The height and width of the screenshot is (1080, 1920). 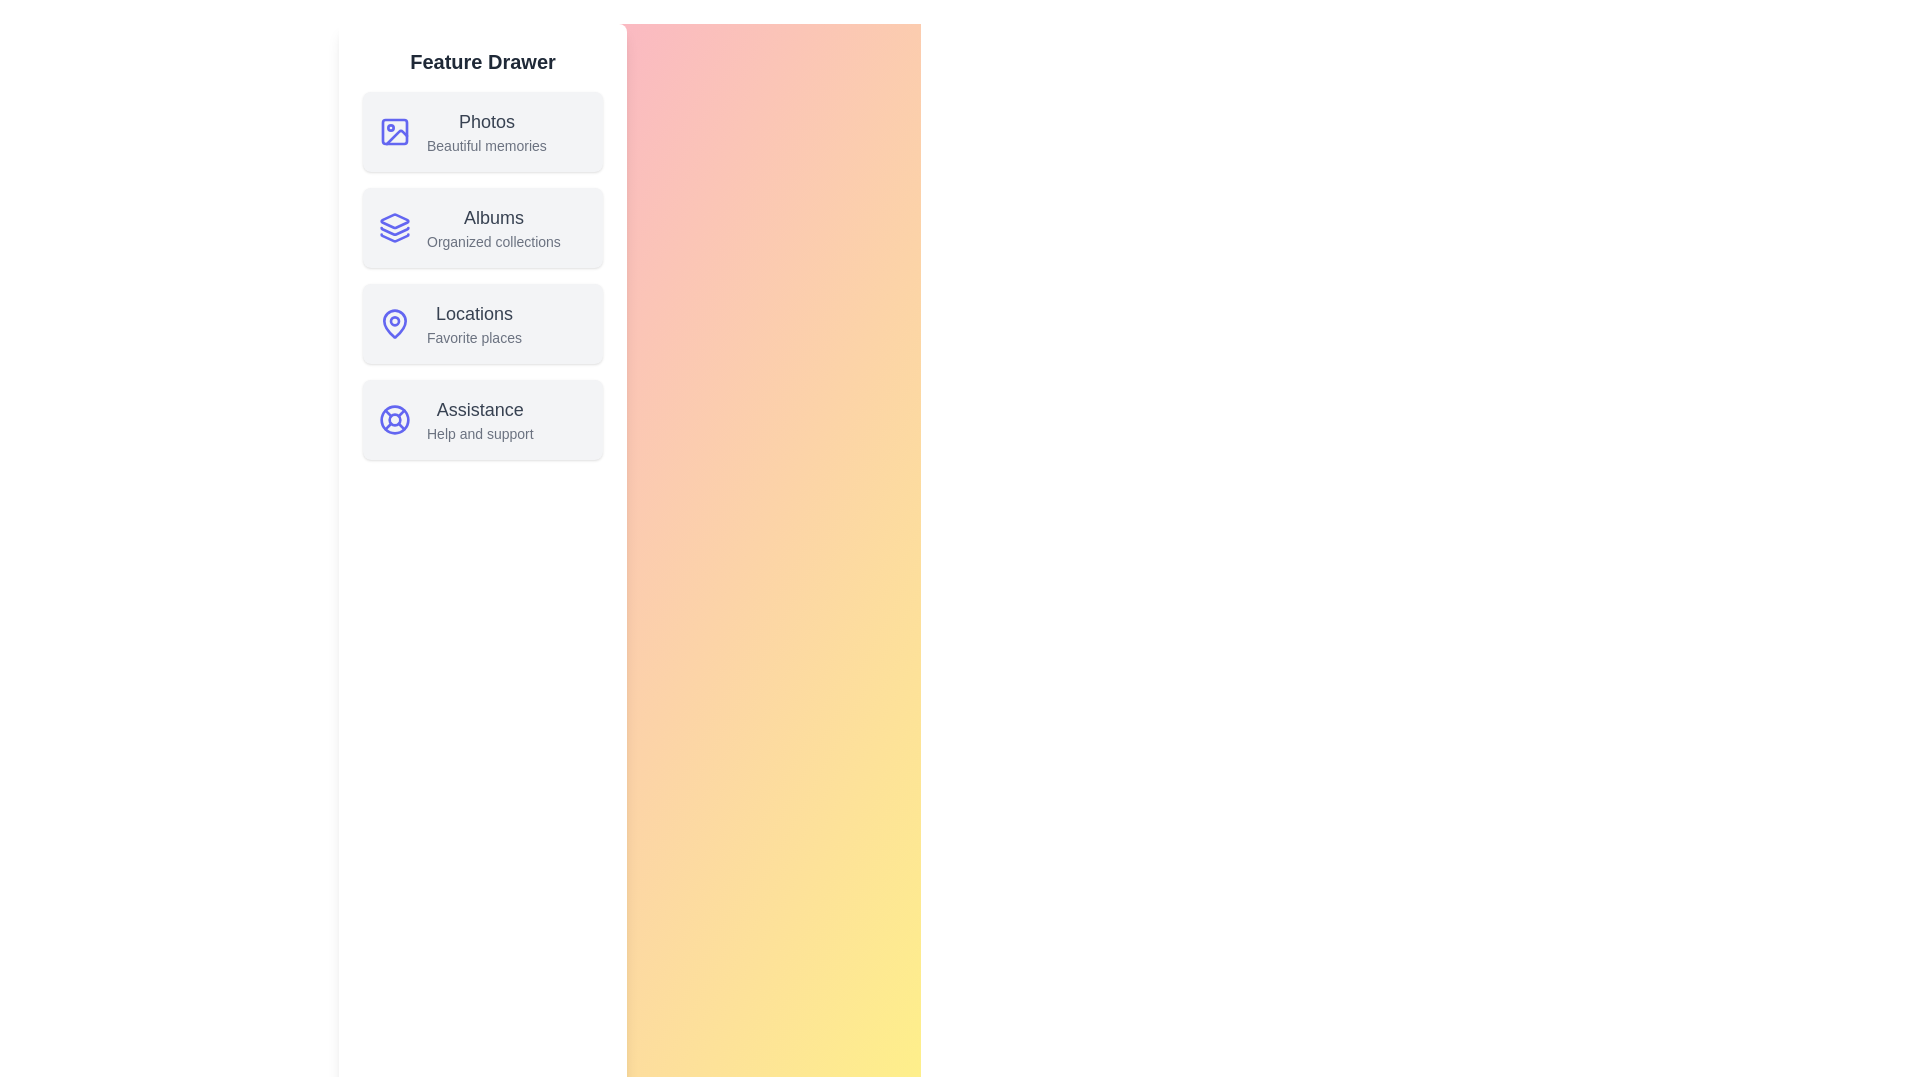 I want to click on the feature item Photos to reveal its effect, so click(x=483, y=131).